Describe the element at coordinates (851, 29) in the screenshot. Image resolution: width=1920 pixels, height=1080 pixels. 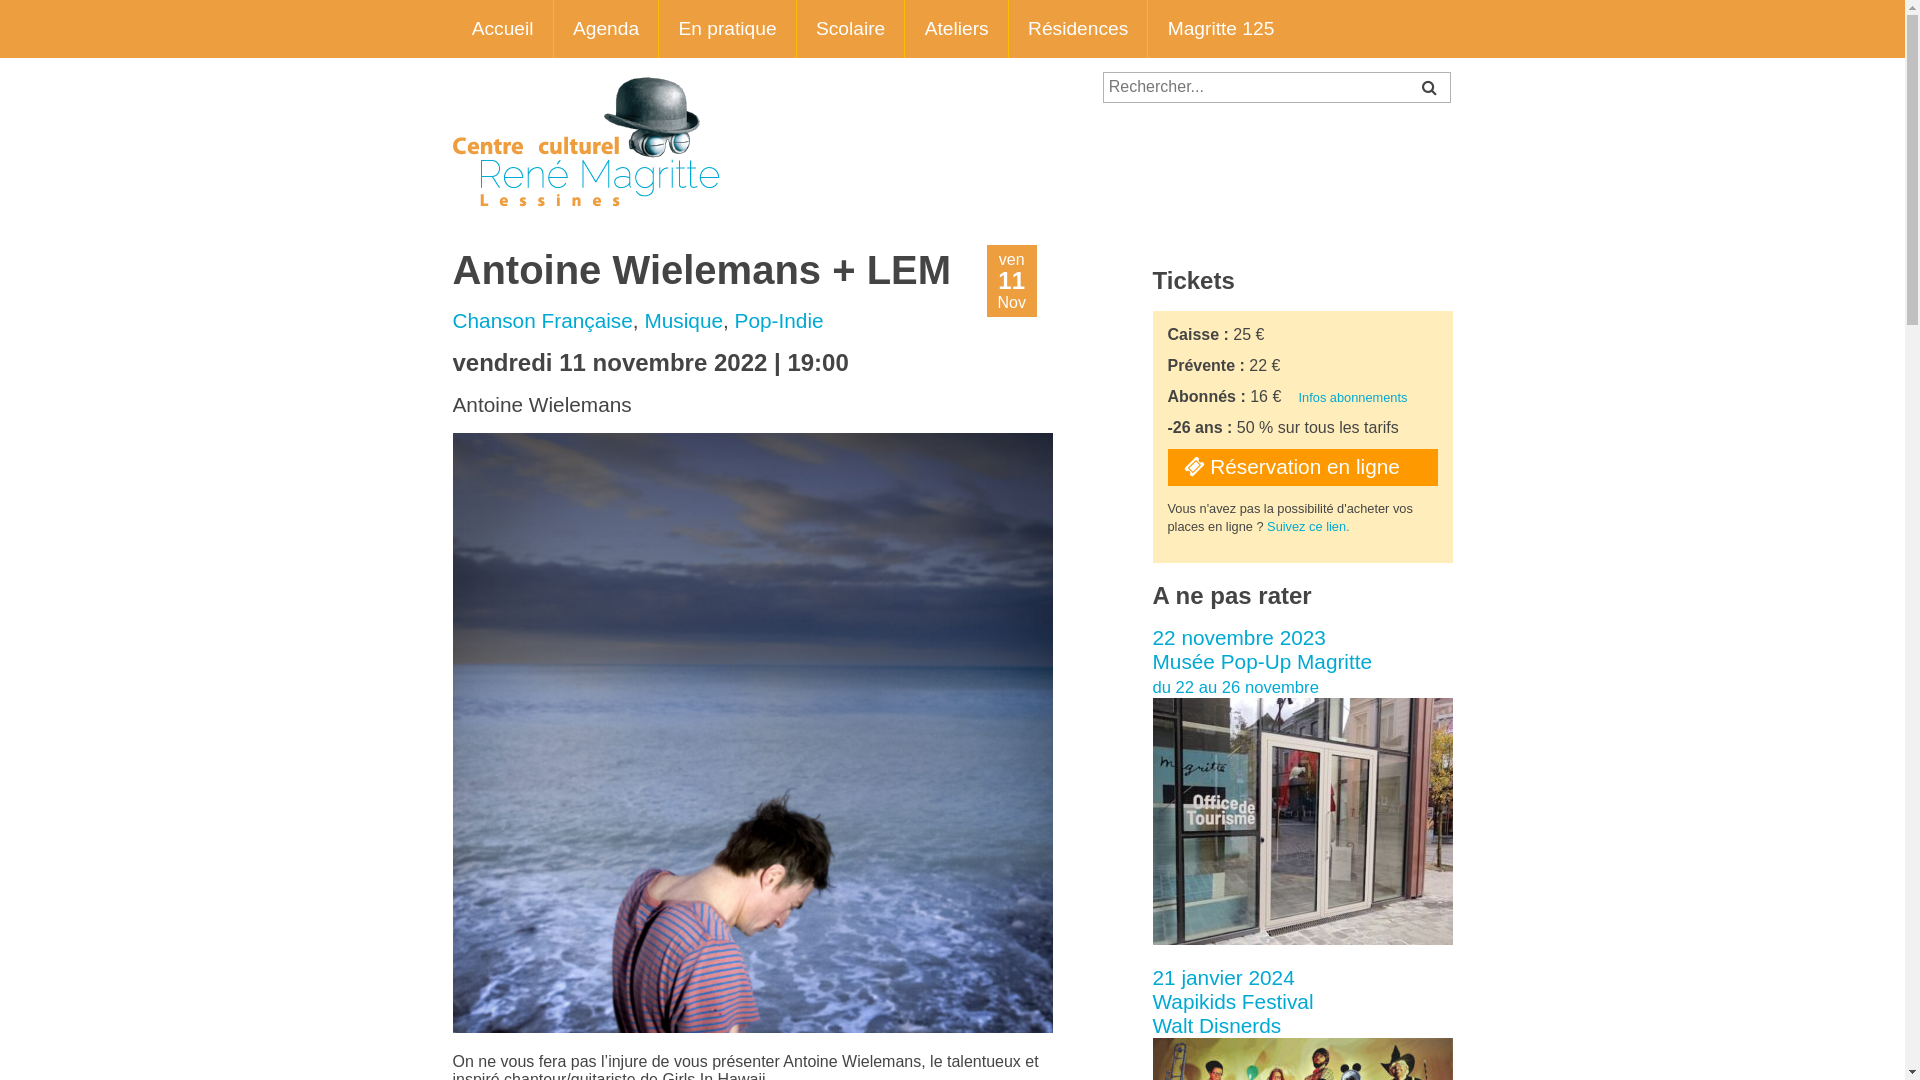
I see `'Scolaire'` at that location.